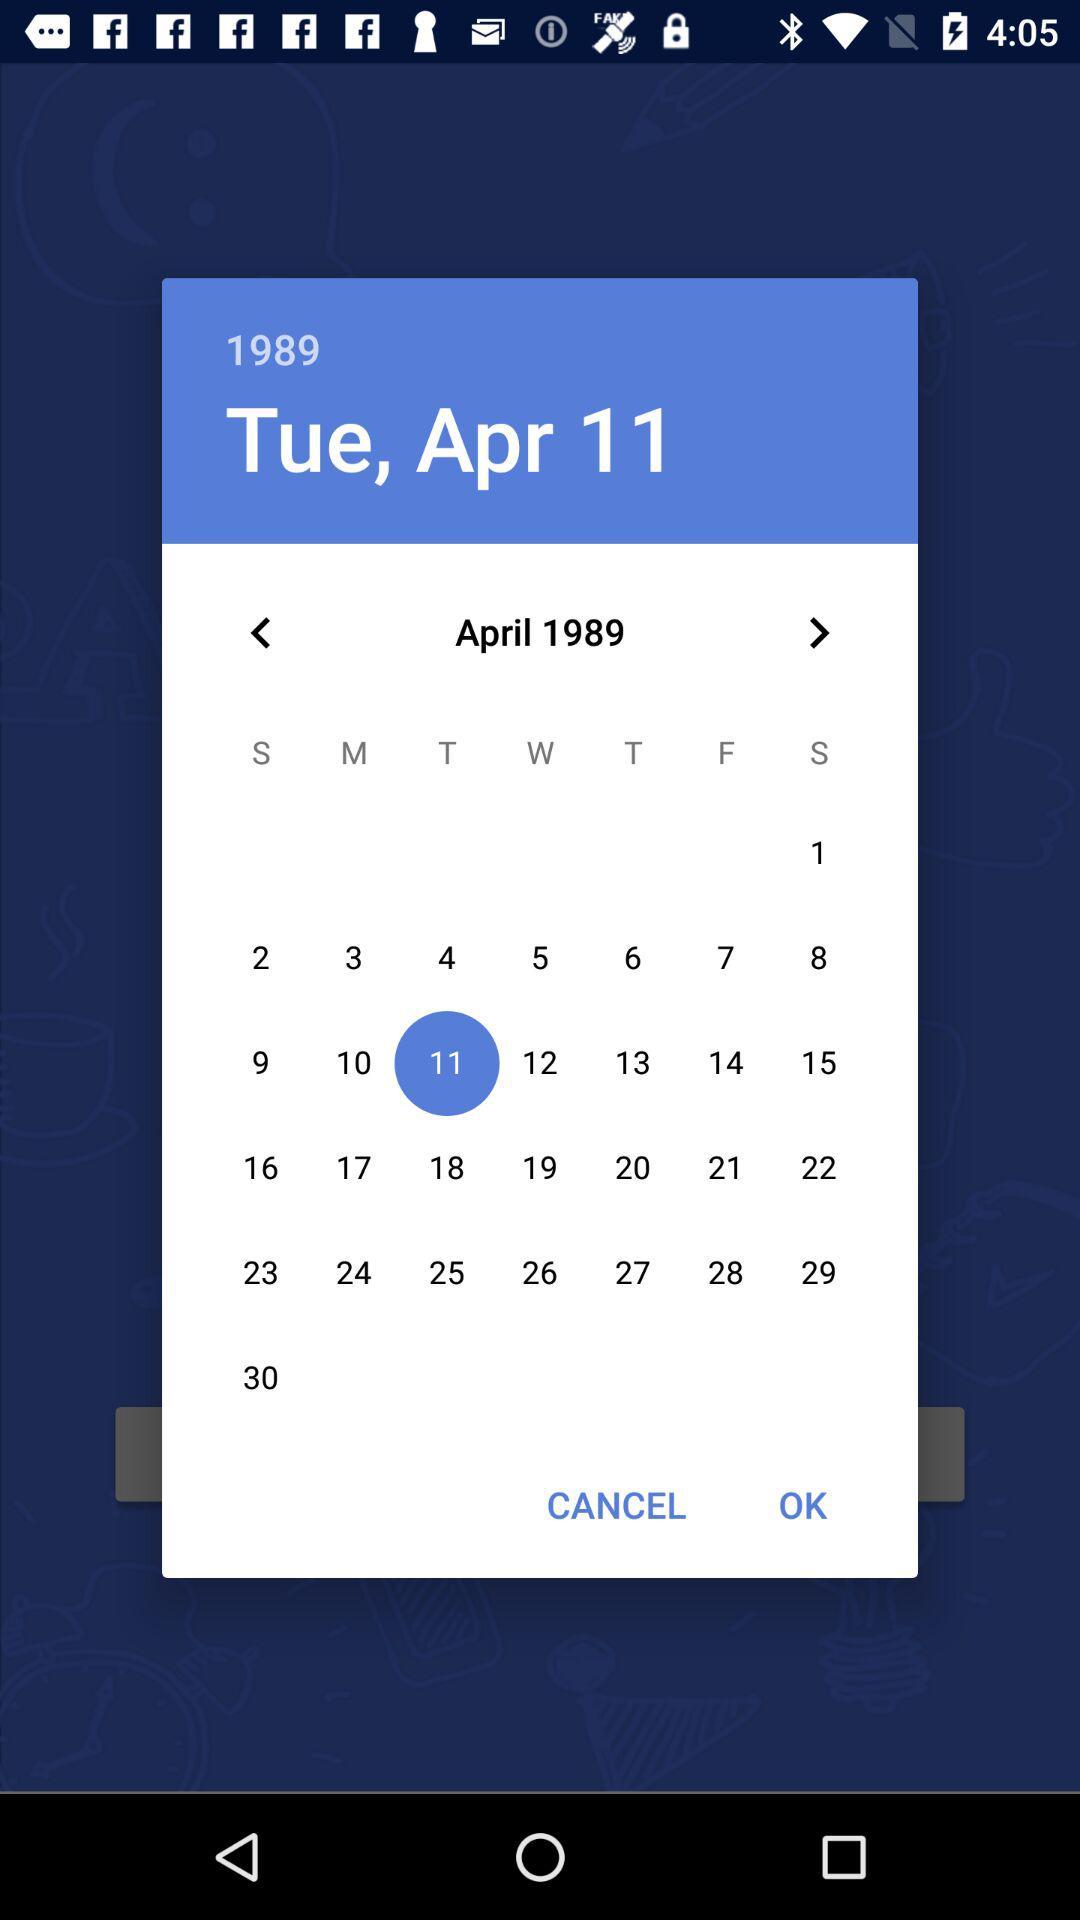 This screenshot has height=1920, width=1080. I want to click on the icon at the top right corner, so click(818, 632).